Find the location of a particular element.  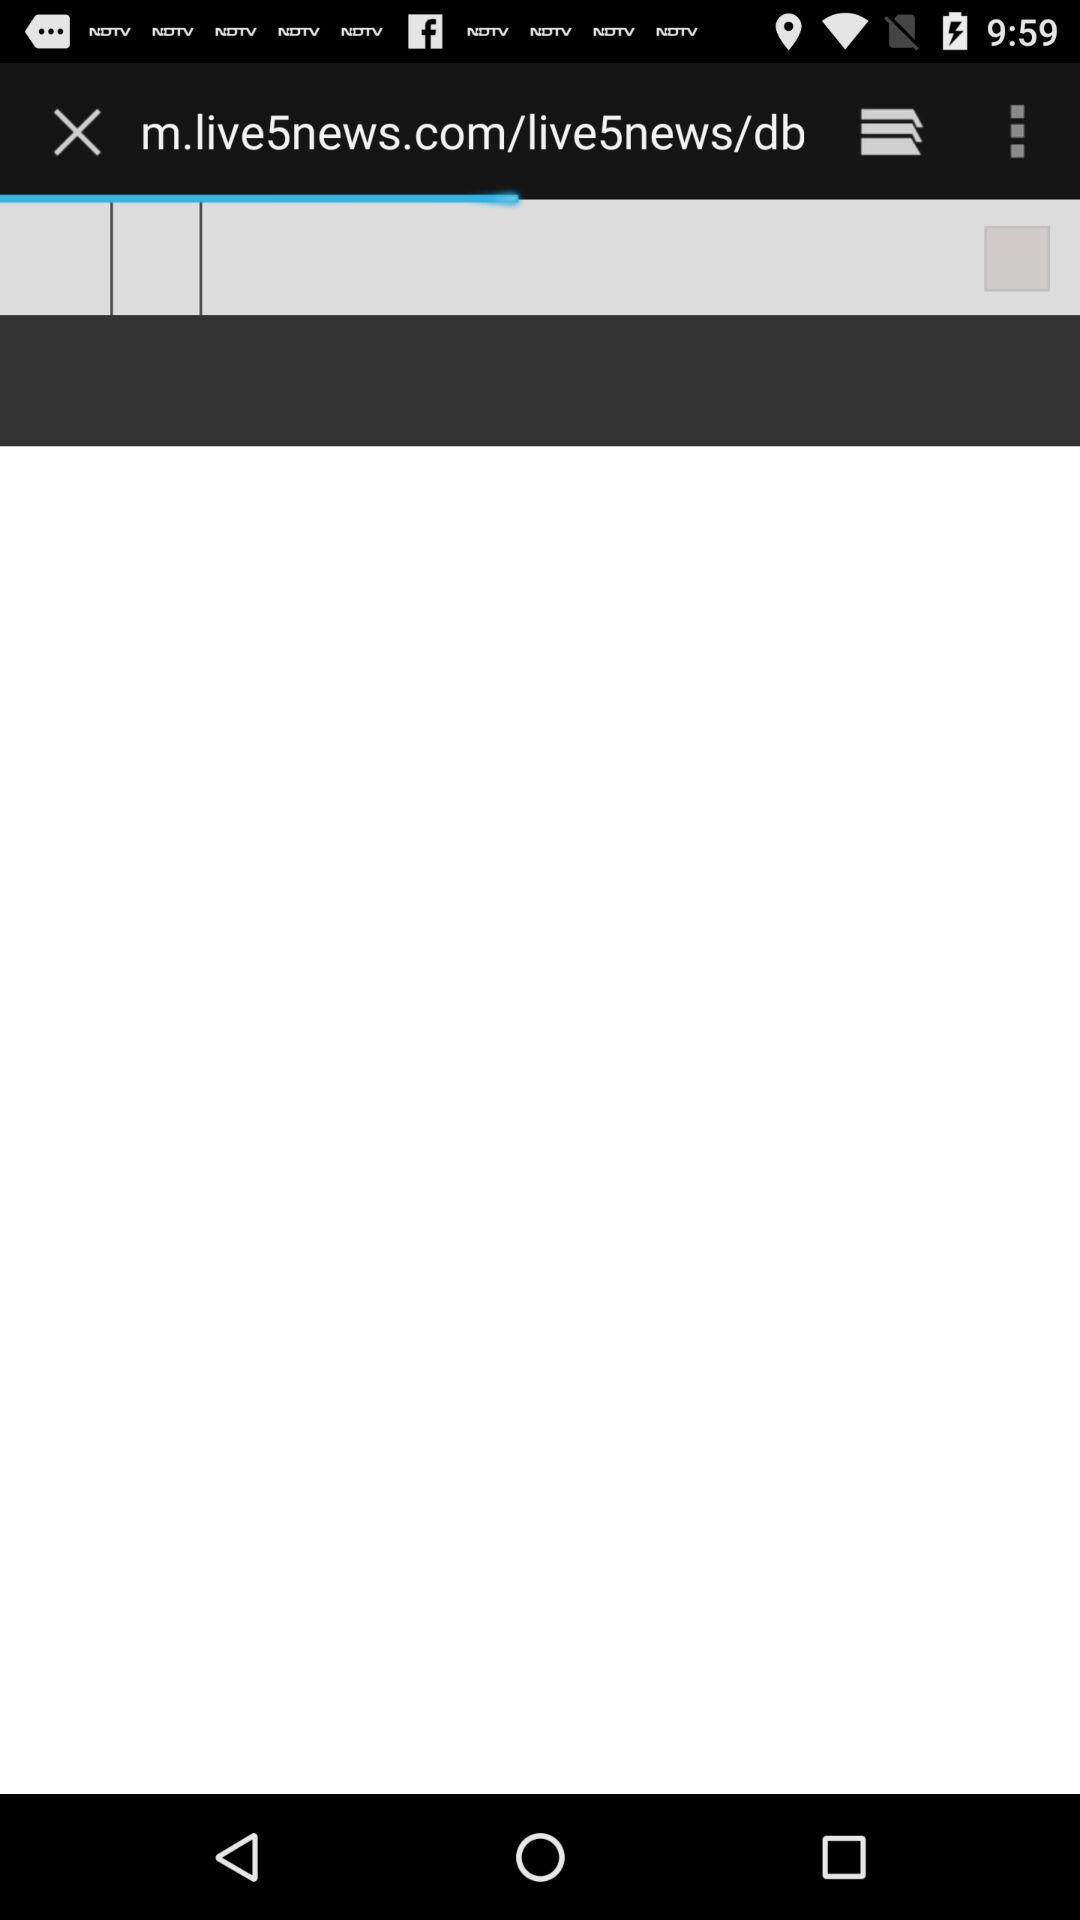

the m live5news com item is located at coordinates (472, 130).